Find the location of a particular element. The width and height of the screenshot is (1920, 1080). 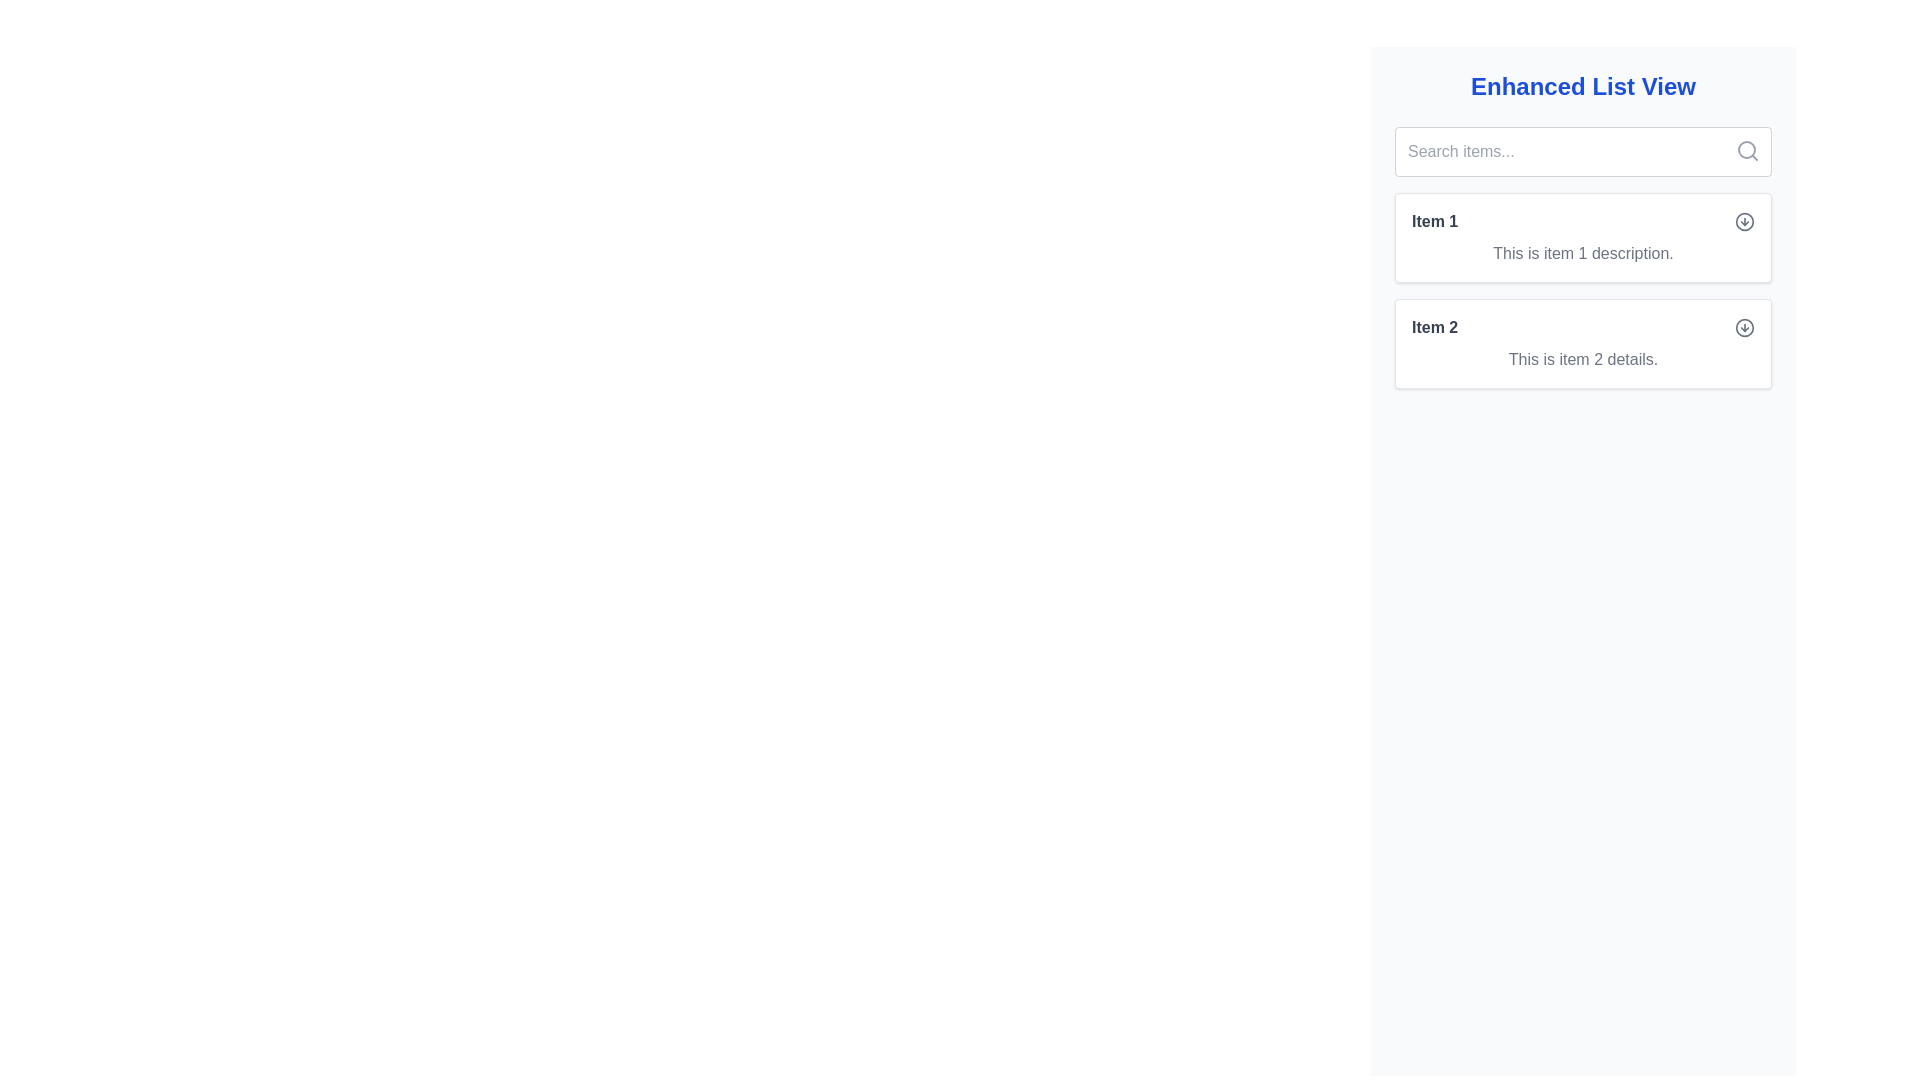

the static text label that reads 'This is item 1 description.' located below the title 'Item 1' within its card is located at coordinates (1582, 253).